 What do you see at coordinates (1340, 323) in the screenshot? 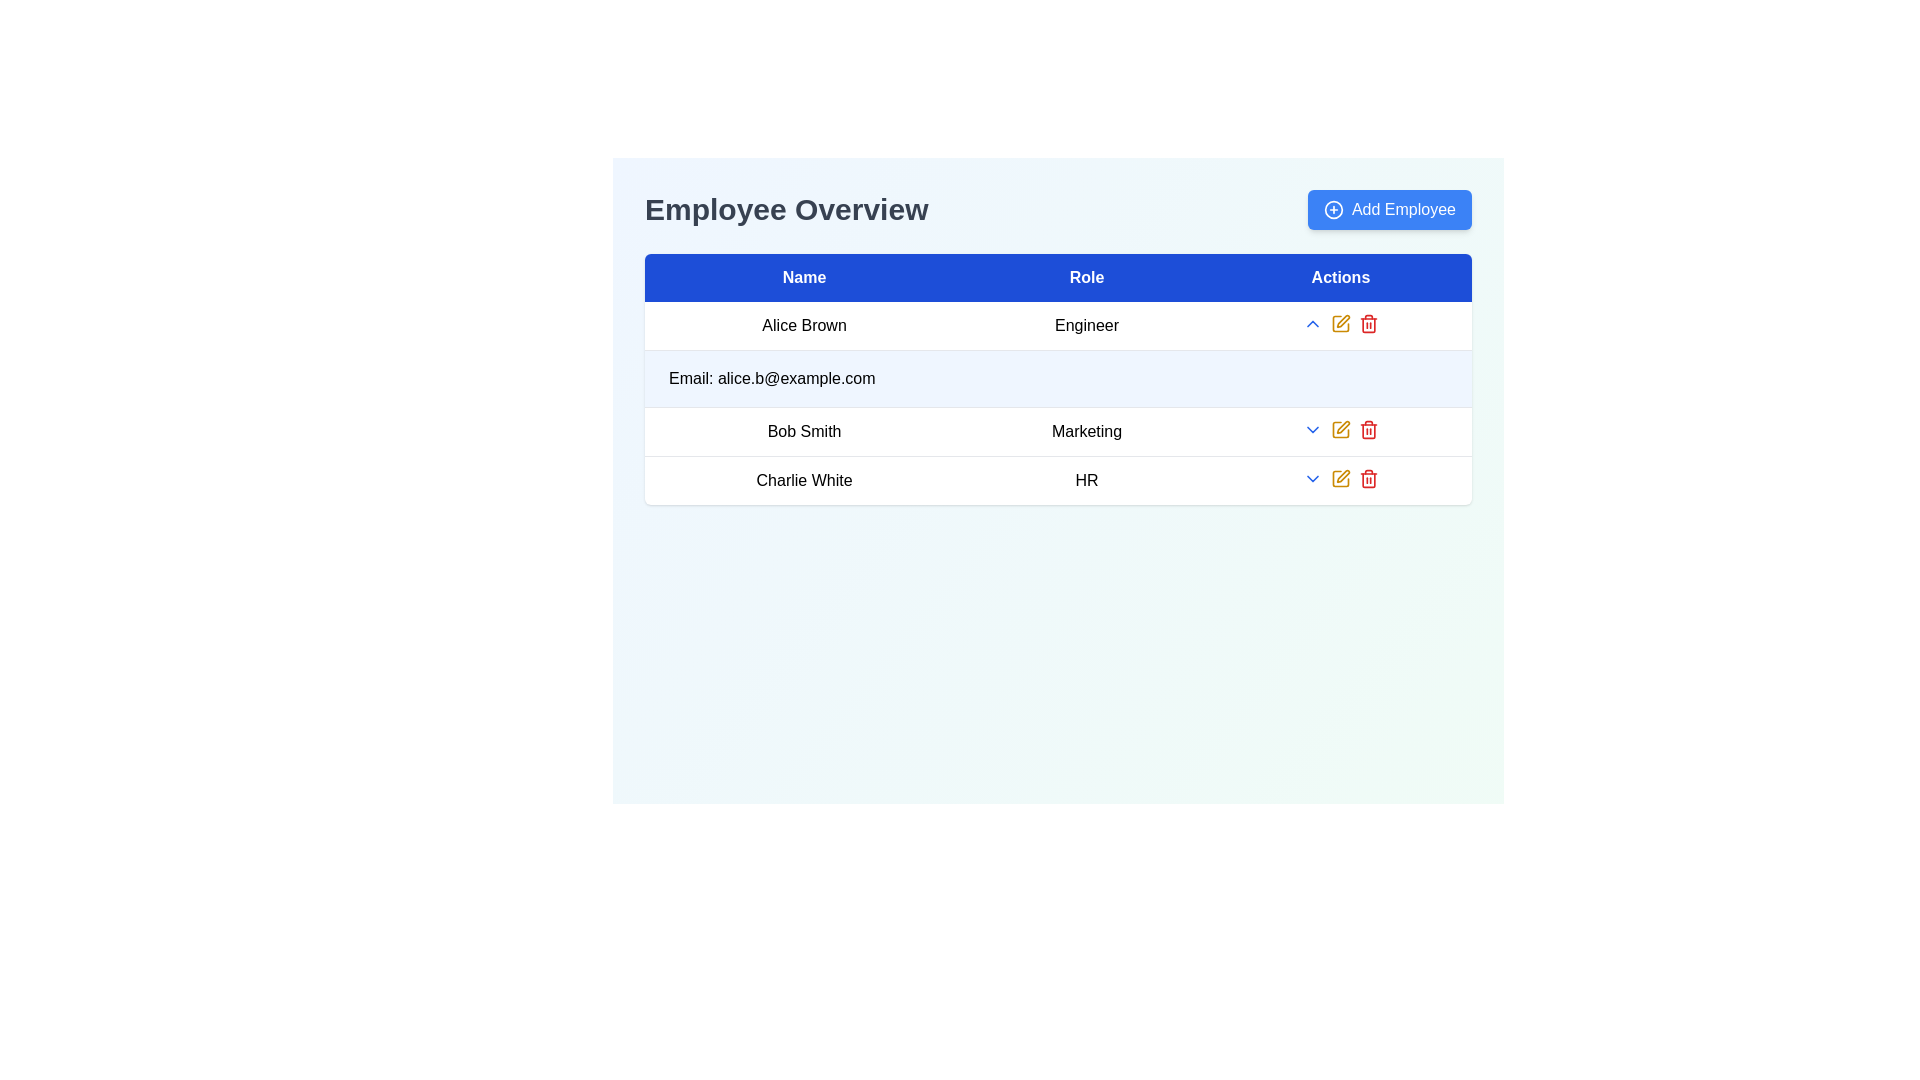
I see `the pencil icon located in the Actions column of the first row to initiate an edit action` at bounding box center [1340, 323].